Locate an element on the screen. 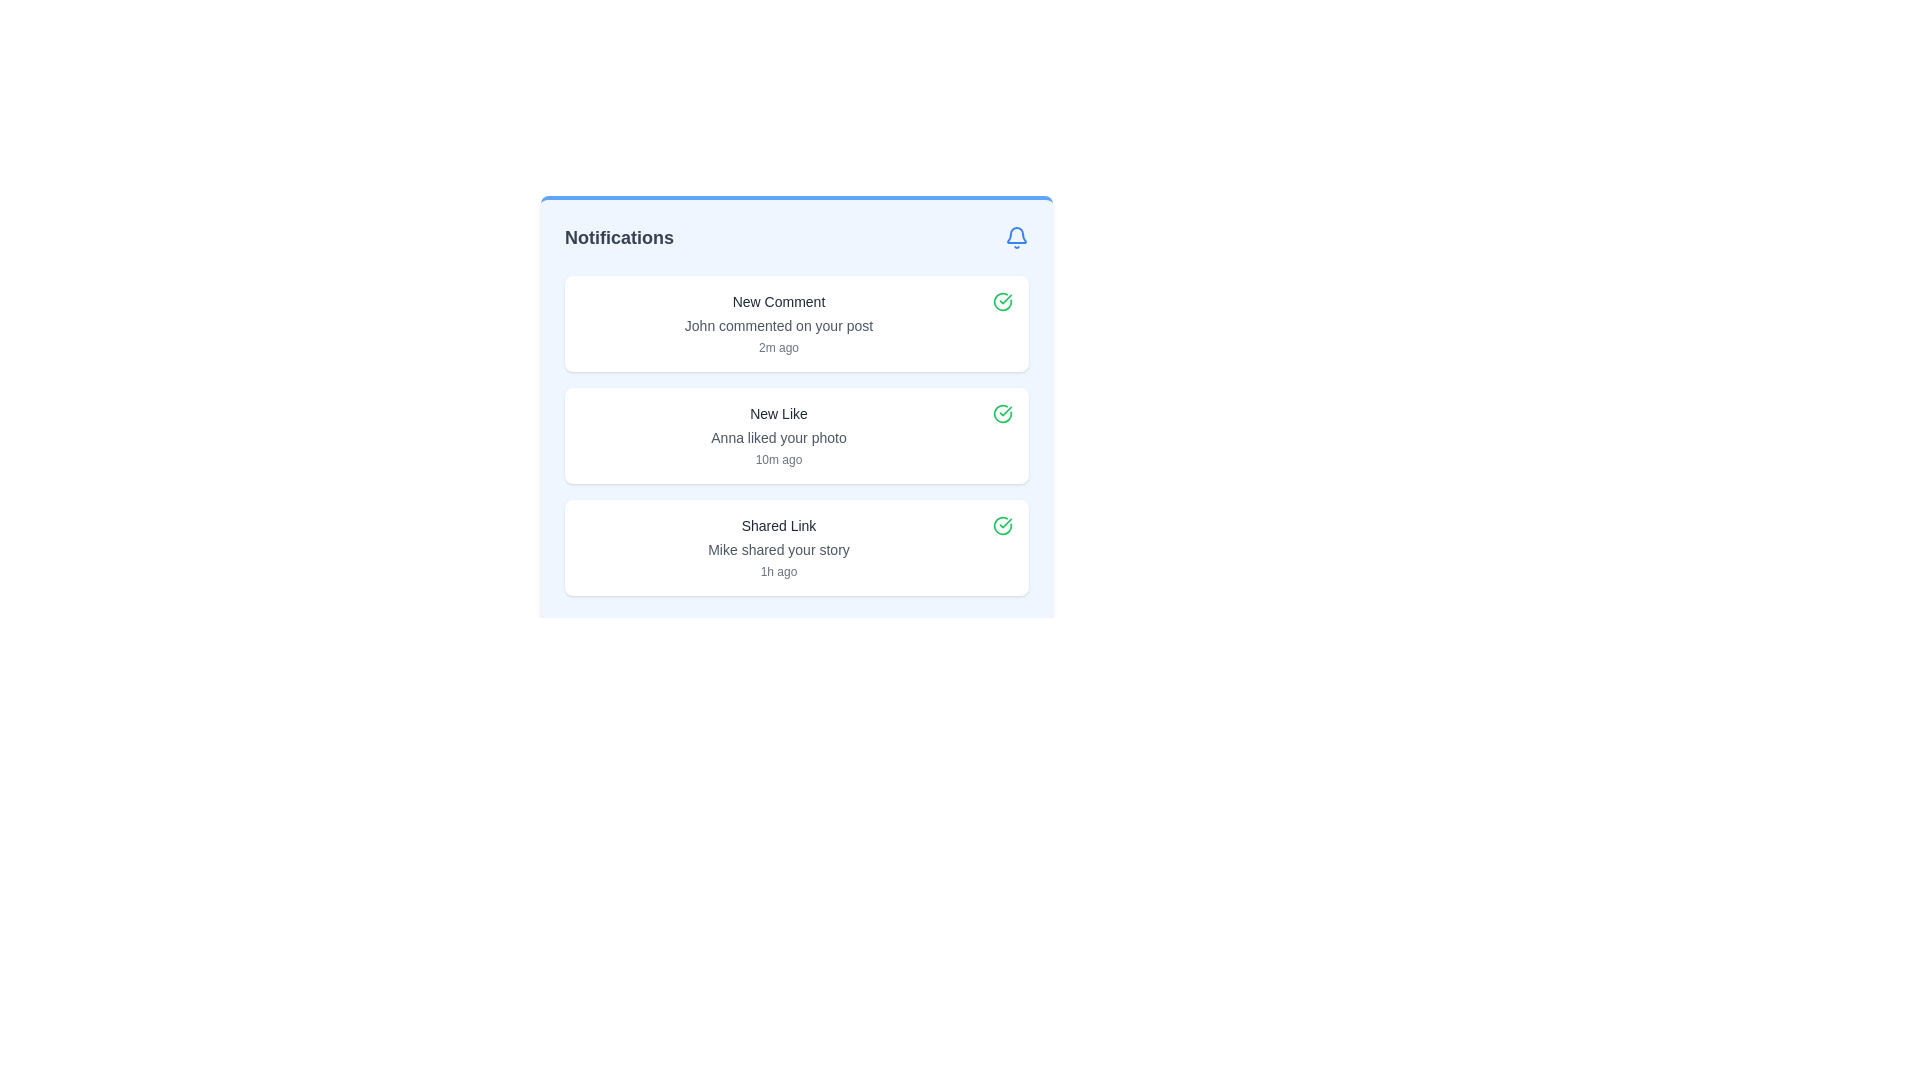  the Text Label that summarizes the action or event related to the notification, positioned above 'Mike shared your story' and '1h ago' in the middle notification block is located at coordinates (777, 524).